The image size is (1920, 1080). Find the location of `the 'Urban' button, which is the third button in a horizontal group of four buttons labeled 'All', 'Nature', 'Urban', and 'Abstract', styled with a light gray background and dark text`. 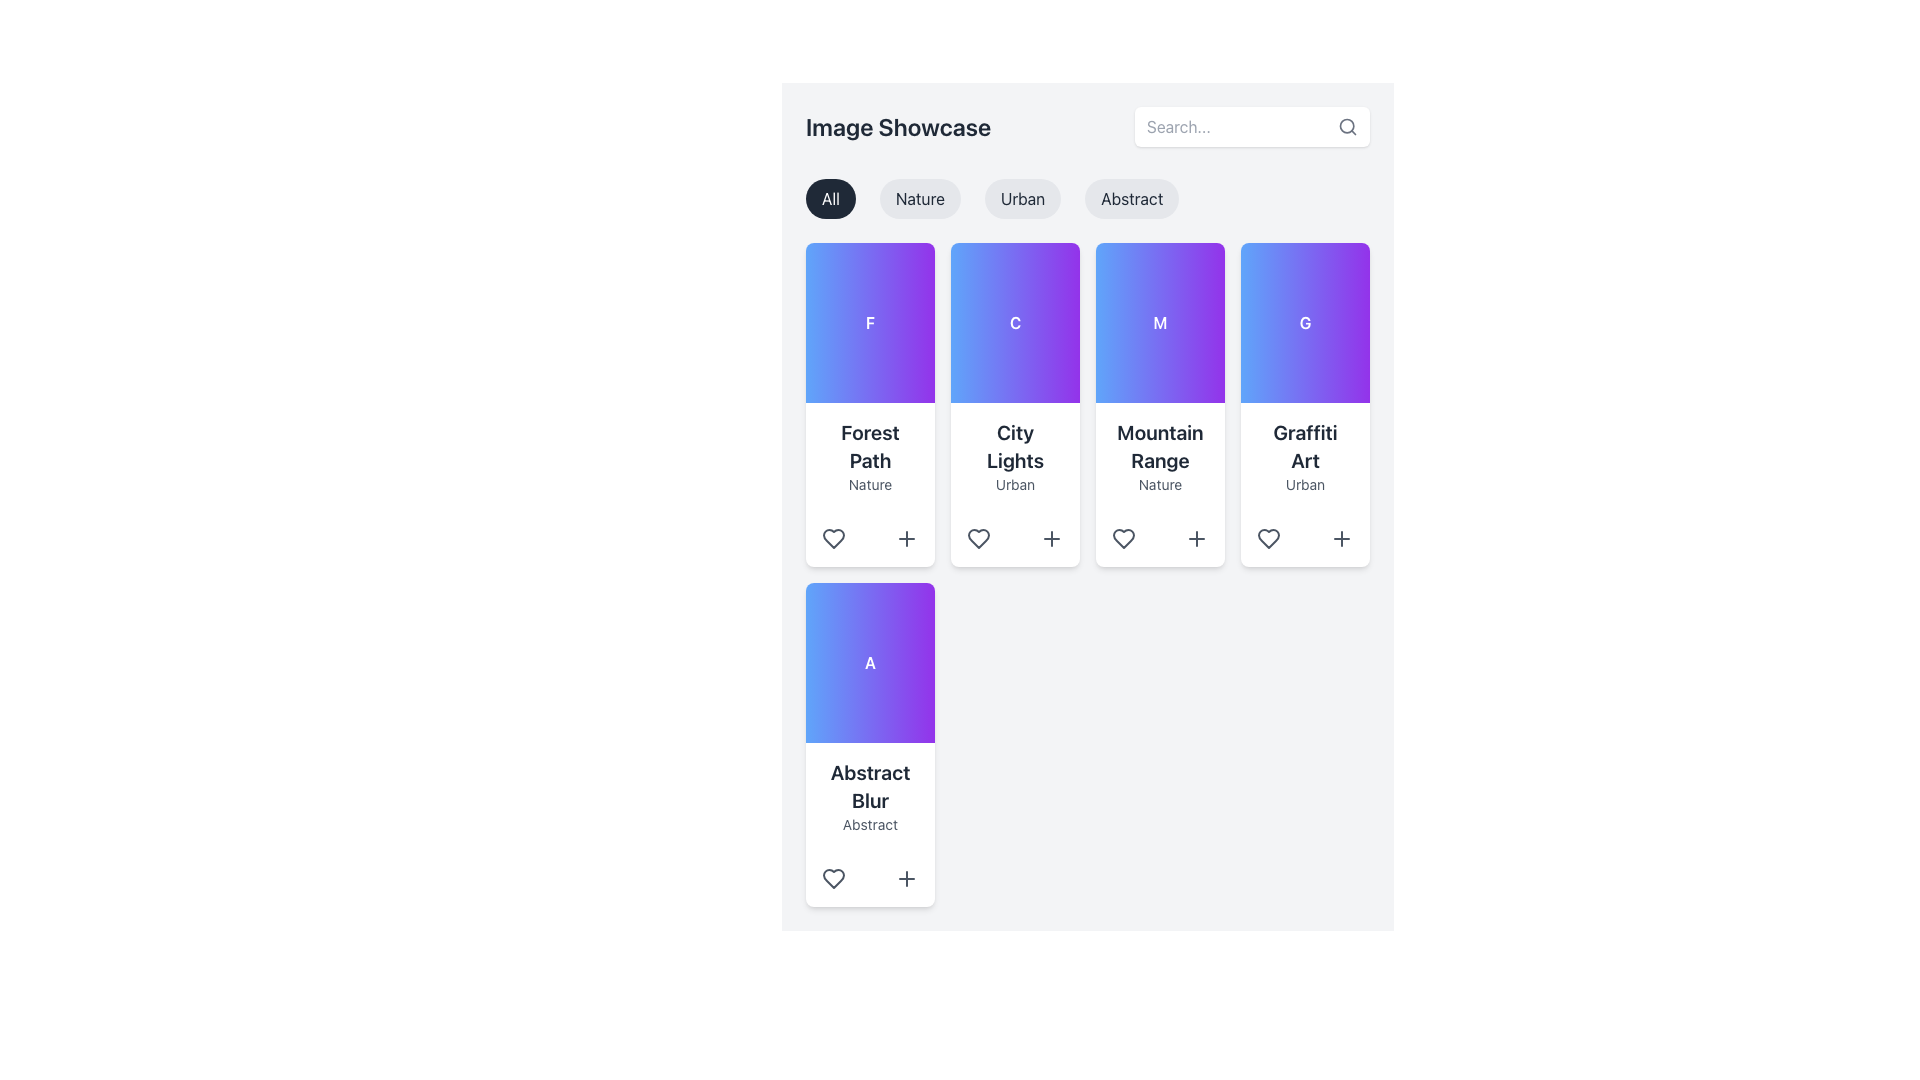

the 'Urban' button, which is the third button in a horizontal group of four buttons labeled 'All', 'Nature', 'Urban', and 'Abstract', styled with a light gray background and dark text is located at coordinates (1023, 199).